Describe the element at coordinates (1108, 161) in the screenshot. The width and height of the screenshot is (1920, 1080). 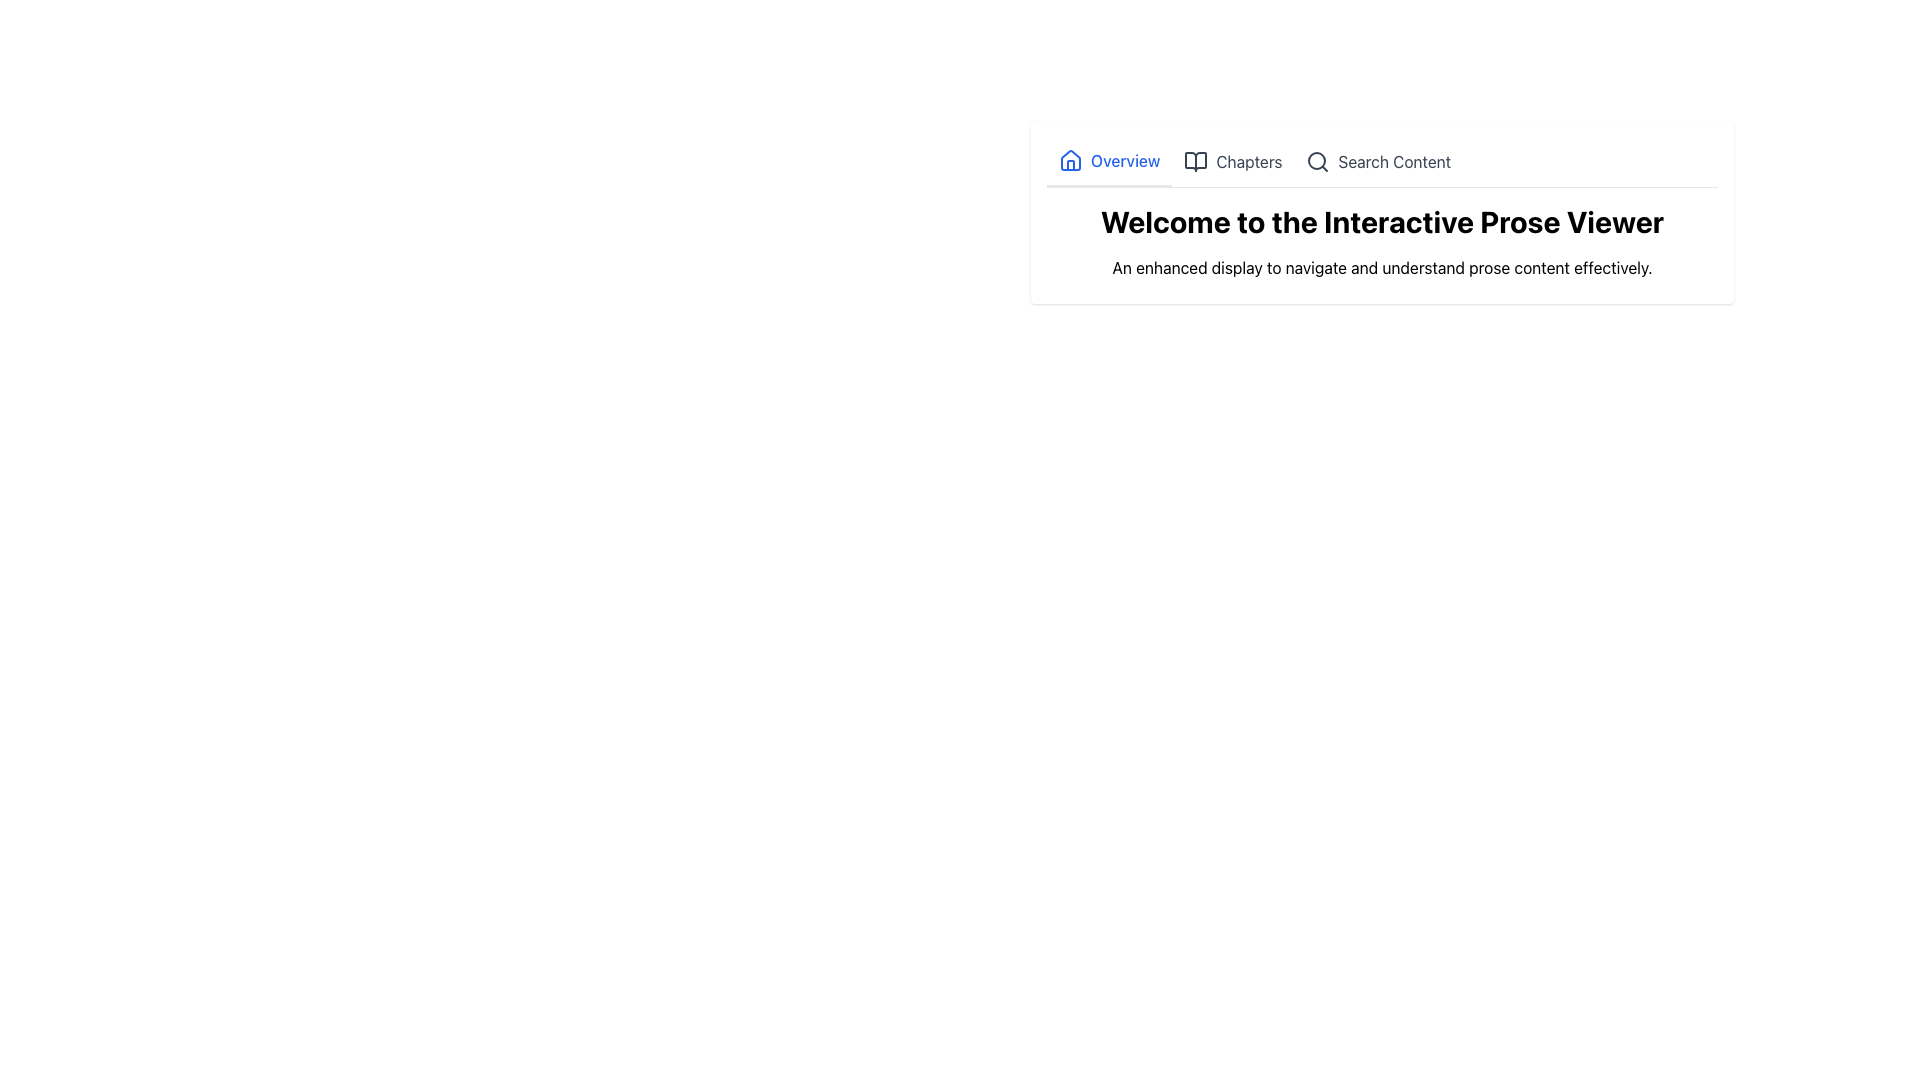
I see `the 'Overview' navigation tab, which is the first tab in the navigation bar styled with blue text and a house icon` at that location.